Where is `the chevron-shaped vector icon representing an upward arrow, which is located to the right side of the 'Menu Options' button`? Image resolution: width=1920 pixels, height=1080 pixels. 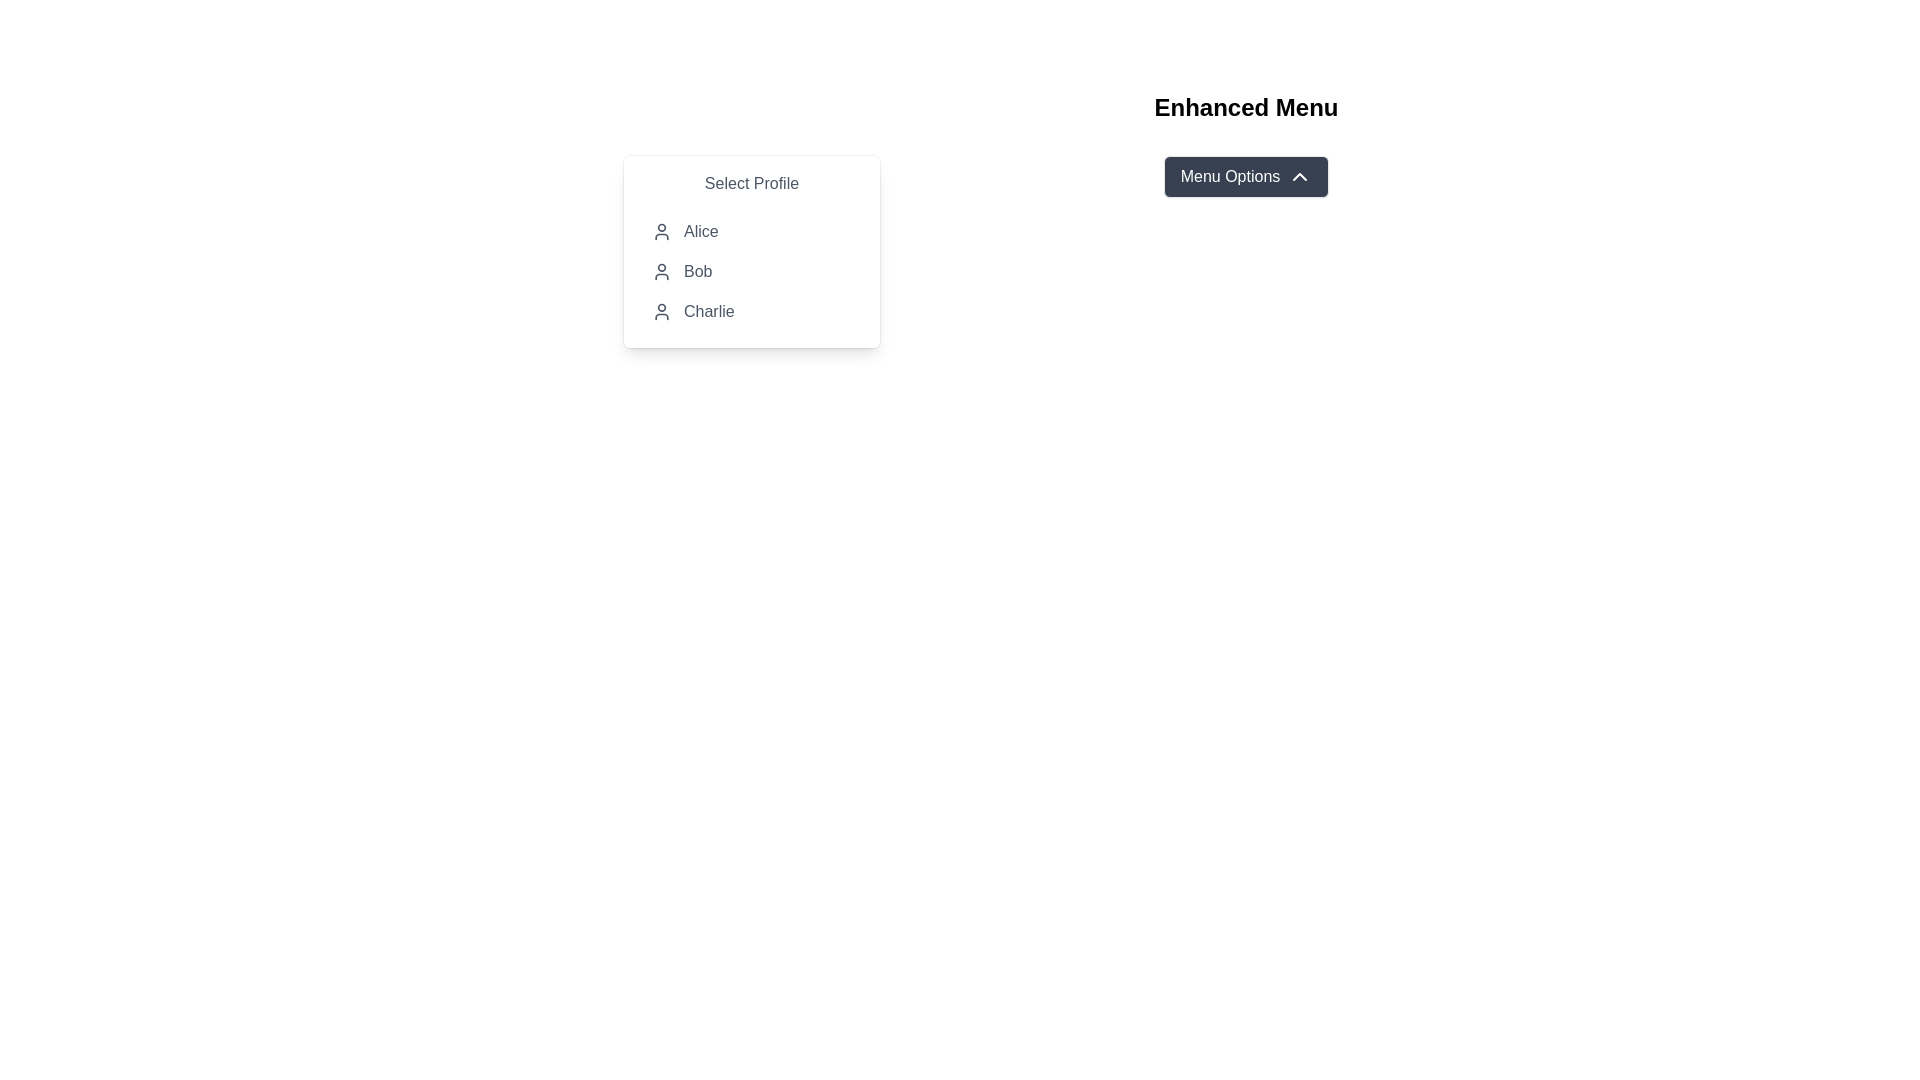
the chevron-shaped vector icon representing an upward arrow, which is located to the right side of the 'Menu Options' button is located at coordinates (1300, 176).